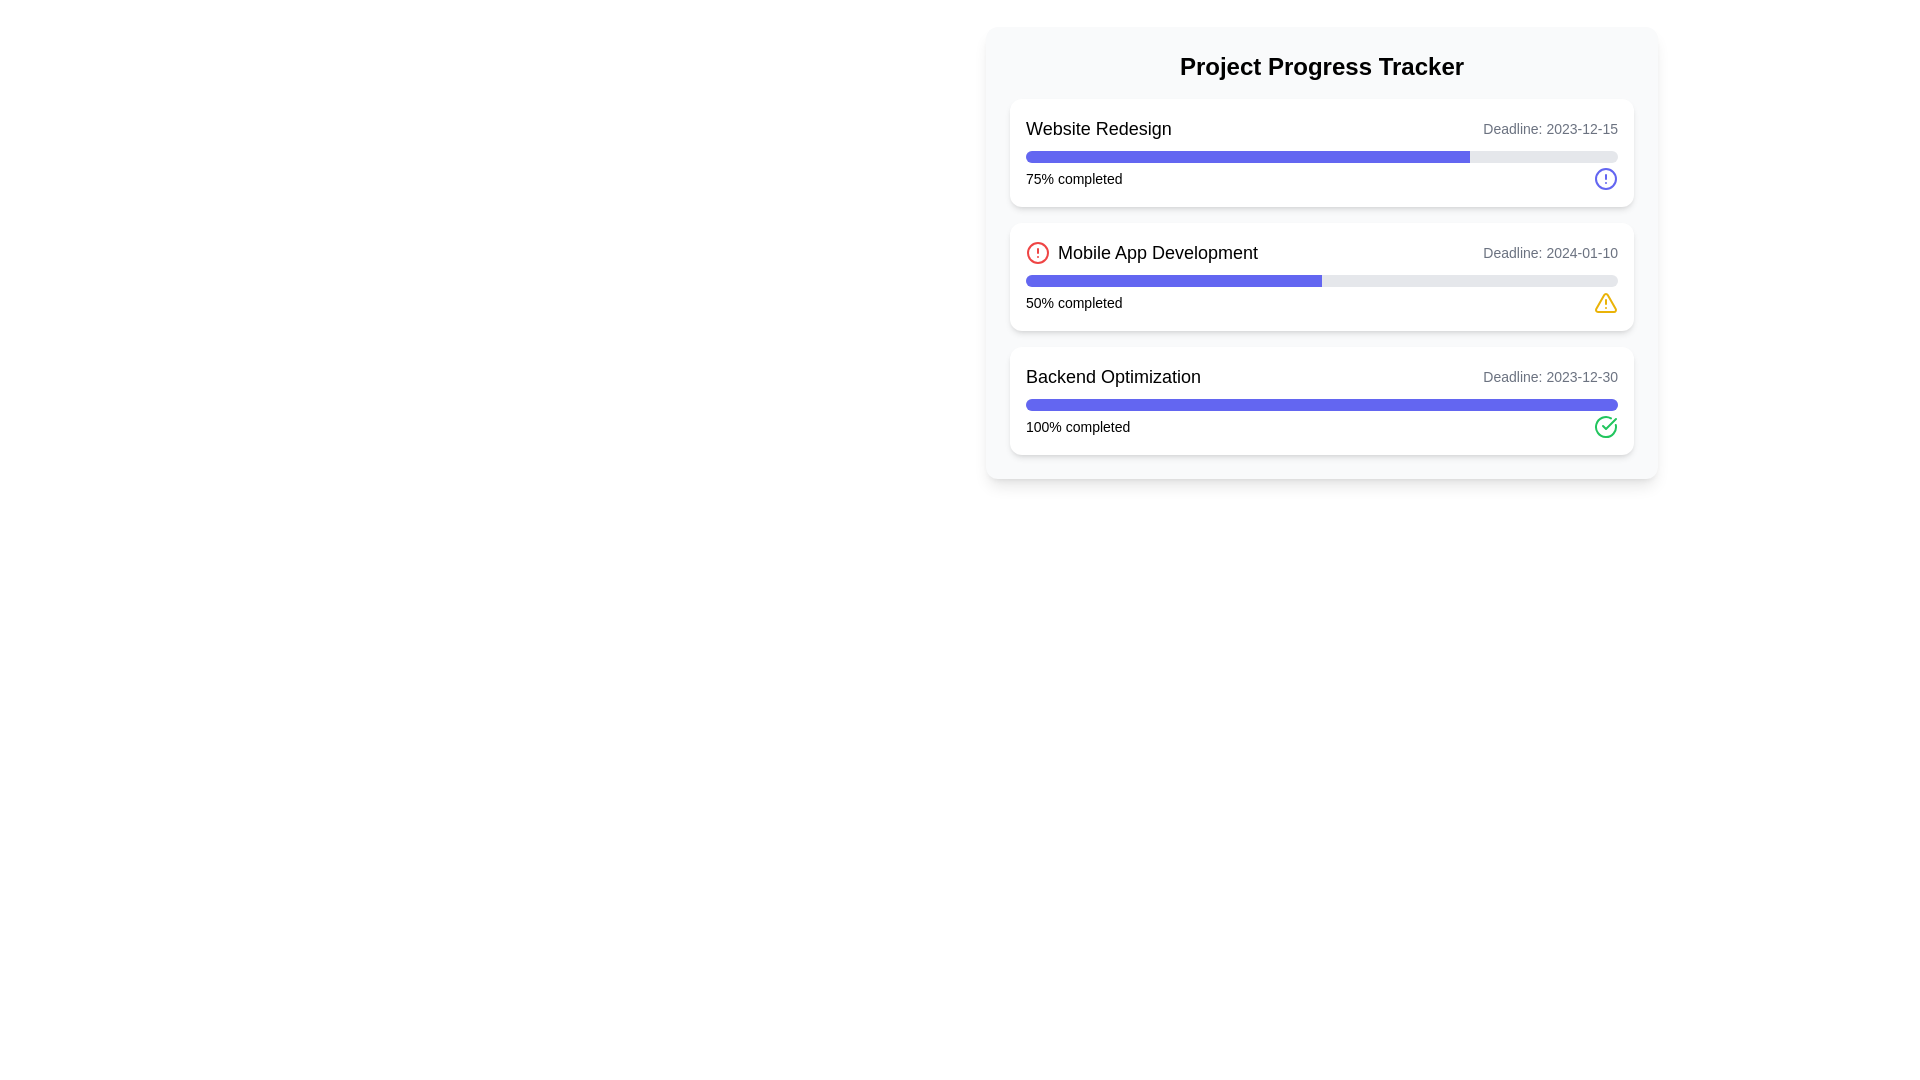  I want to click on progress bar of the 'Mobile App Development' project card, which is the second panel in the vertically stacked list of project panels, so click(1321, 277).